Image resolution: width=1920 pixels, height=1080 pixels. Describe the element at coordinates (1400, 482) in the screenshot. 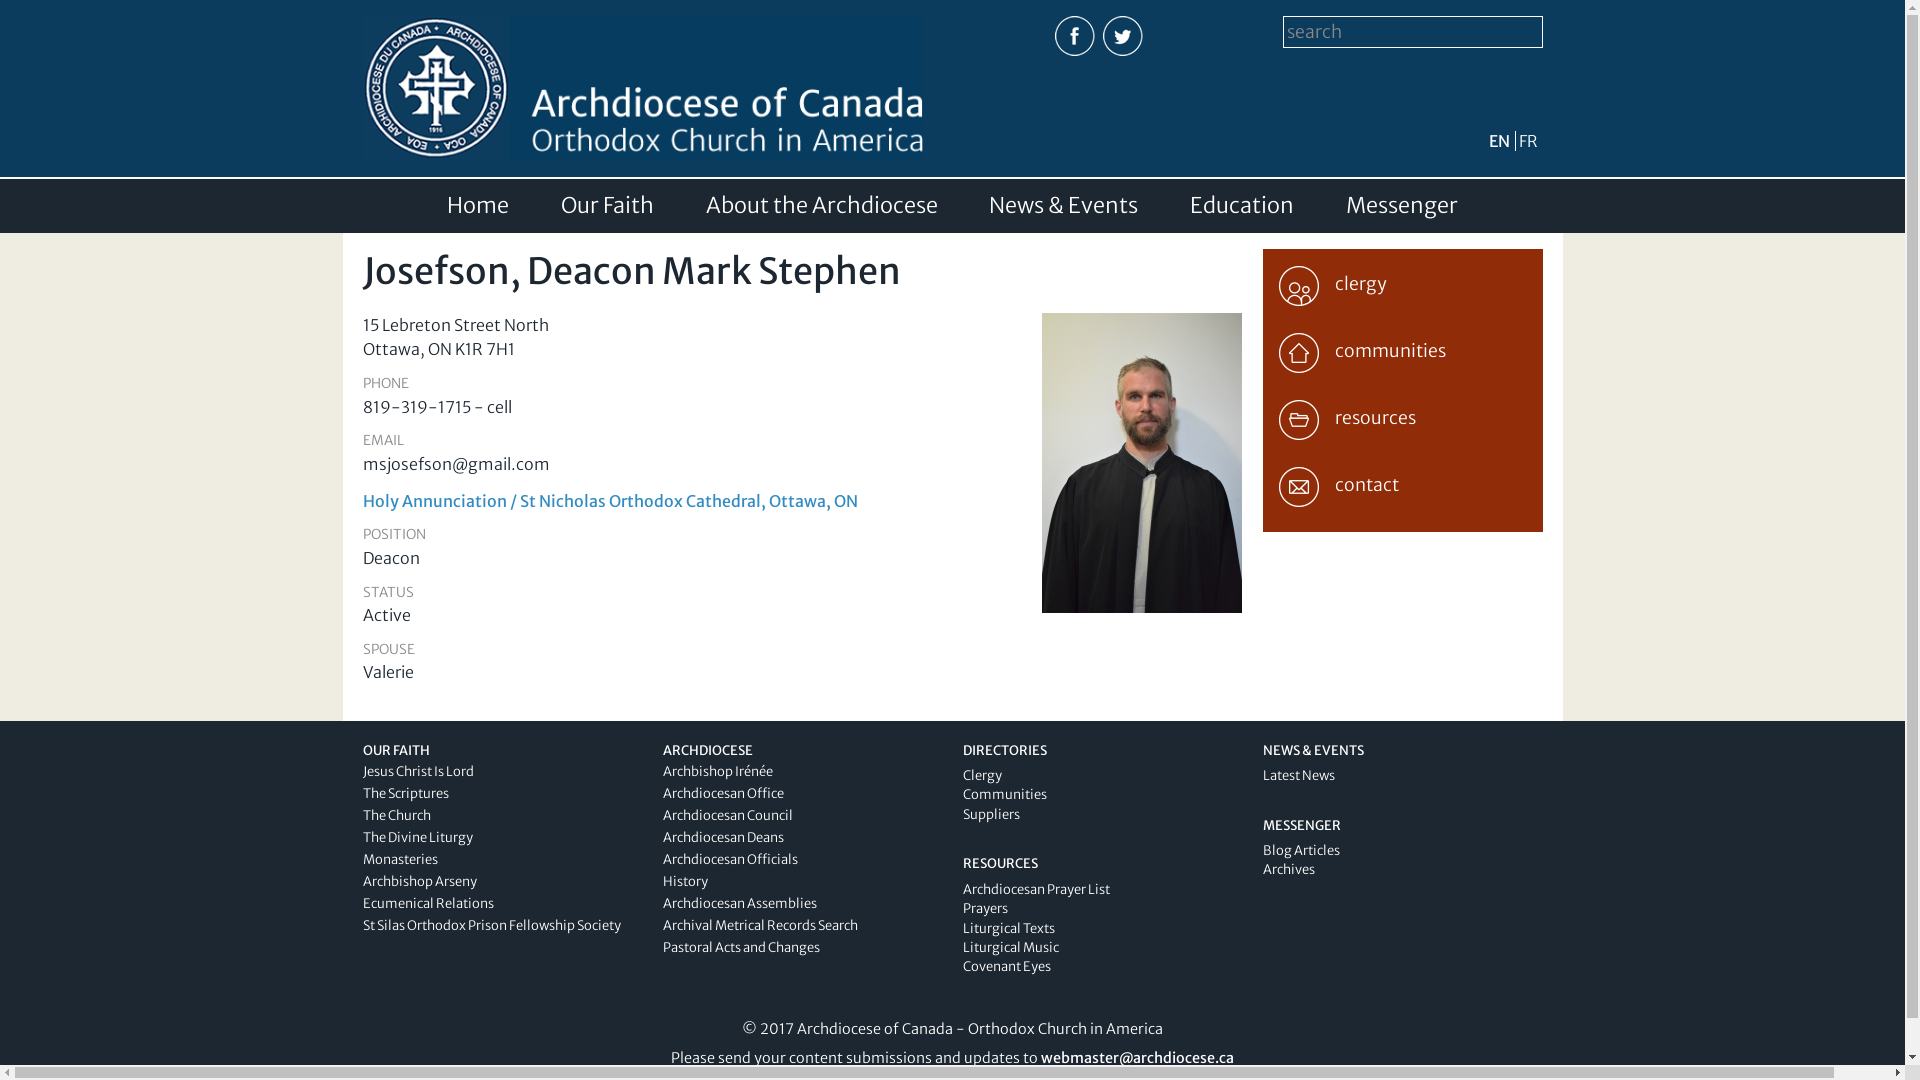

I see `'contact'` at that location.